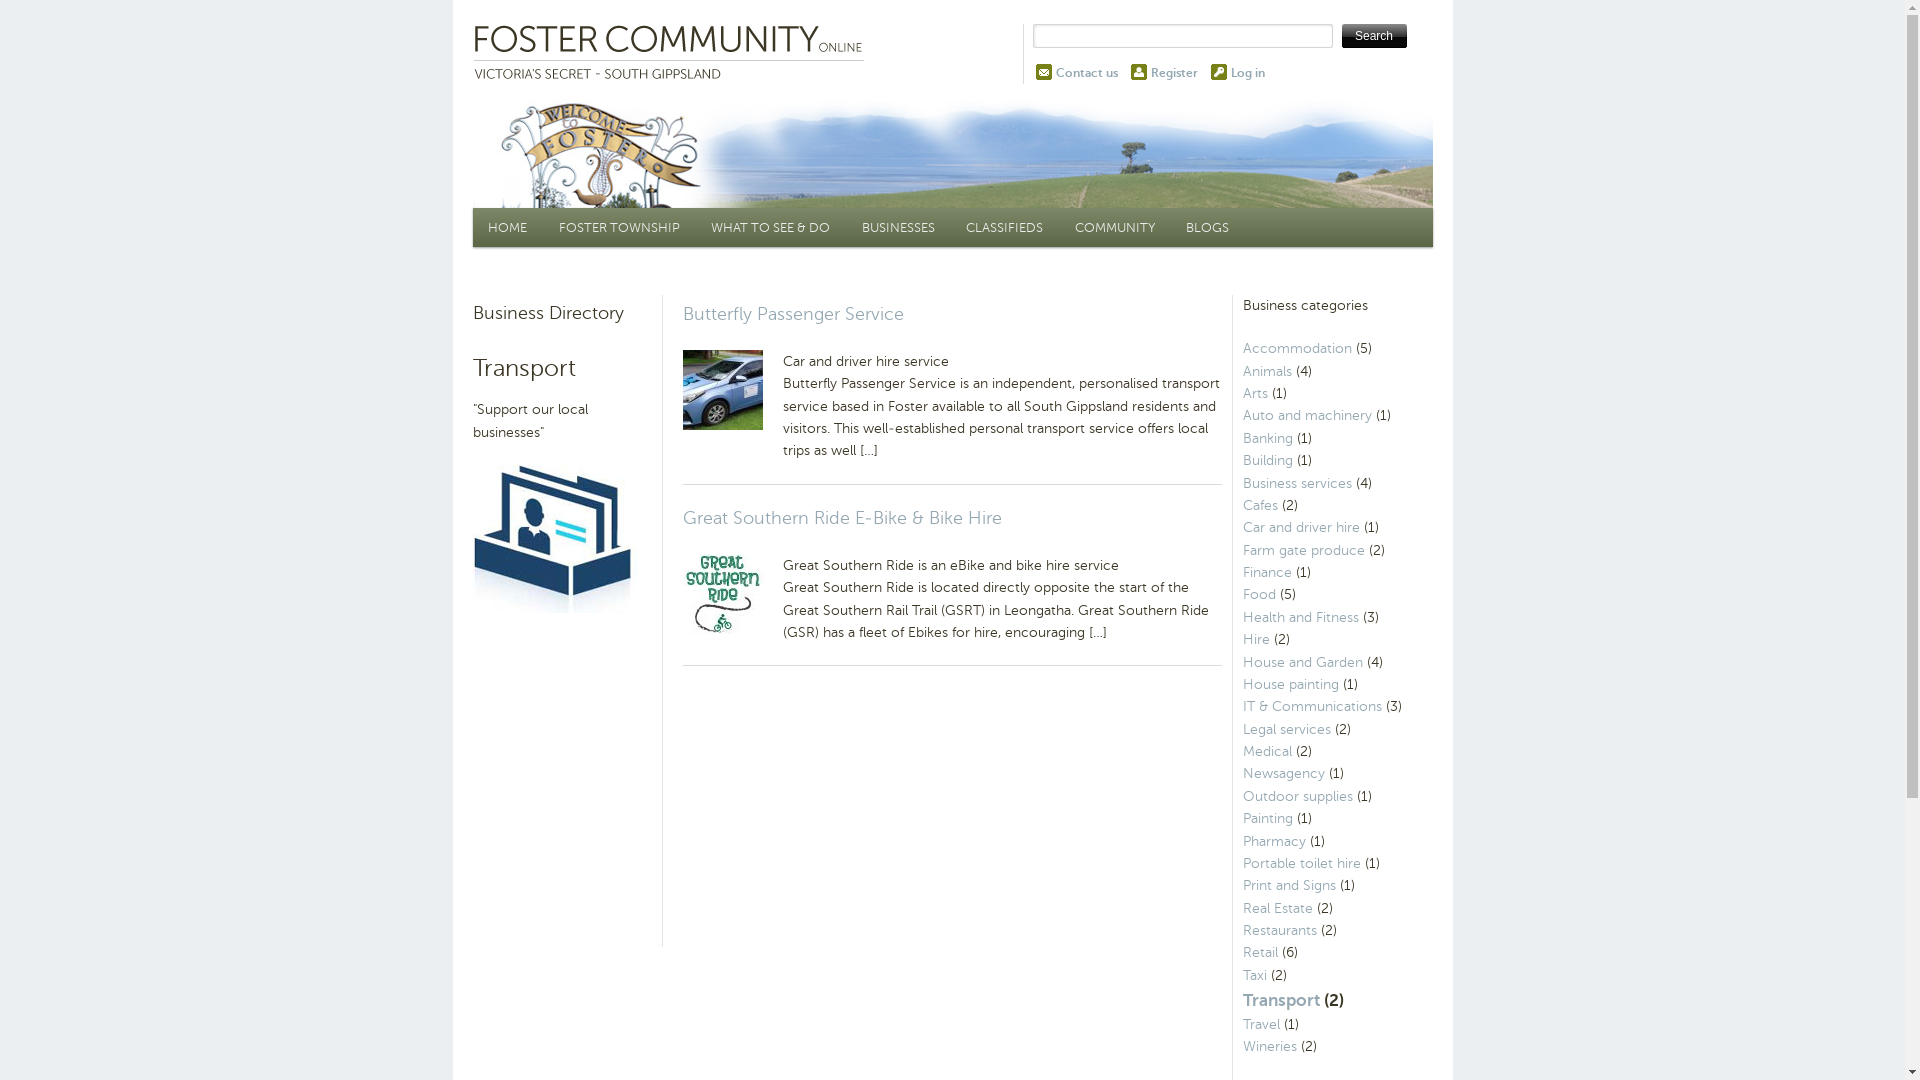 The width and height of the screenshot is (1920, 1080). What do you see at coordinates (1258, 504) in the screenshot?
I see `'Cafes'` at bounding box center [1258, 504].